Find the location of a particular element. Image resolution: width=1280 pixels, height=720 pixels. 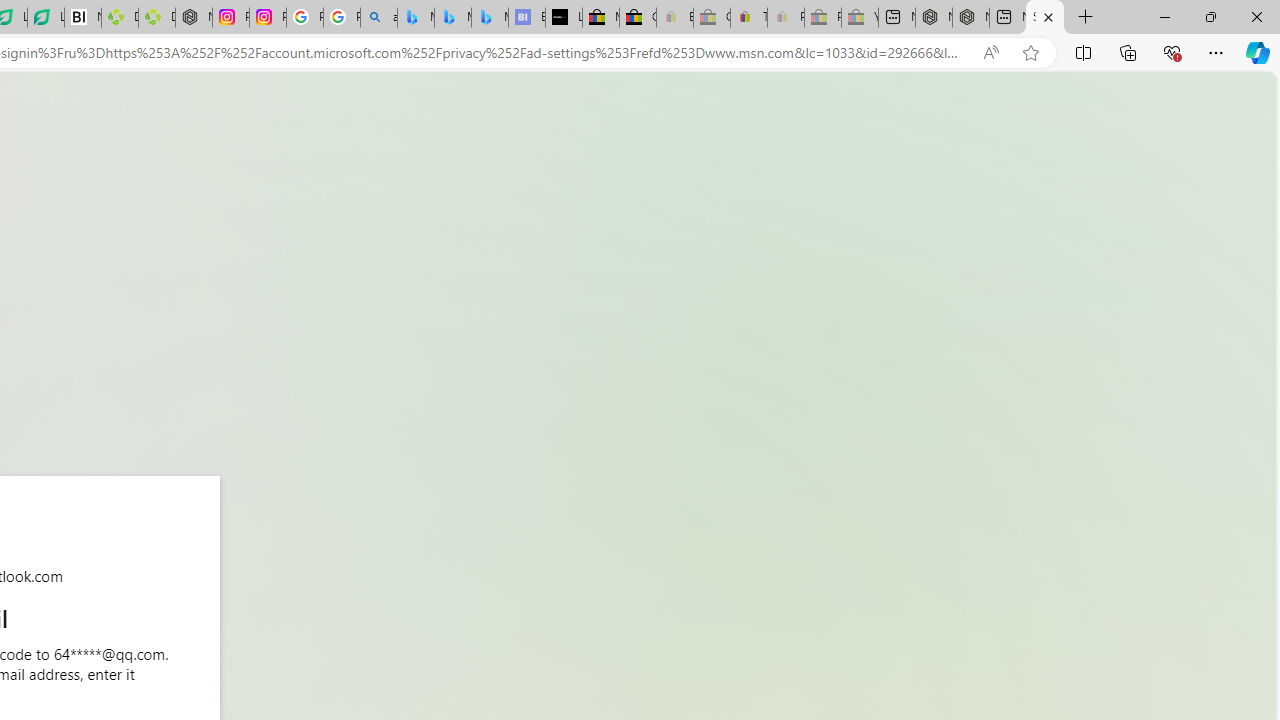

'Microsoft Bing Travel - Flights from Hong Kong to Bangkok' is located at coordinates (415, 17).